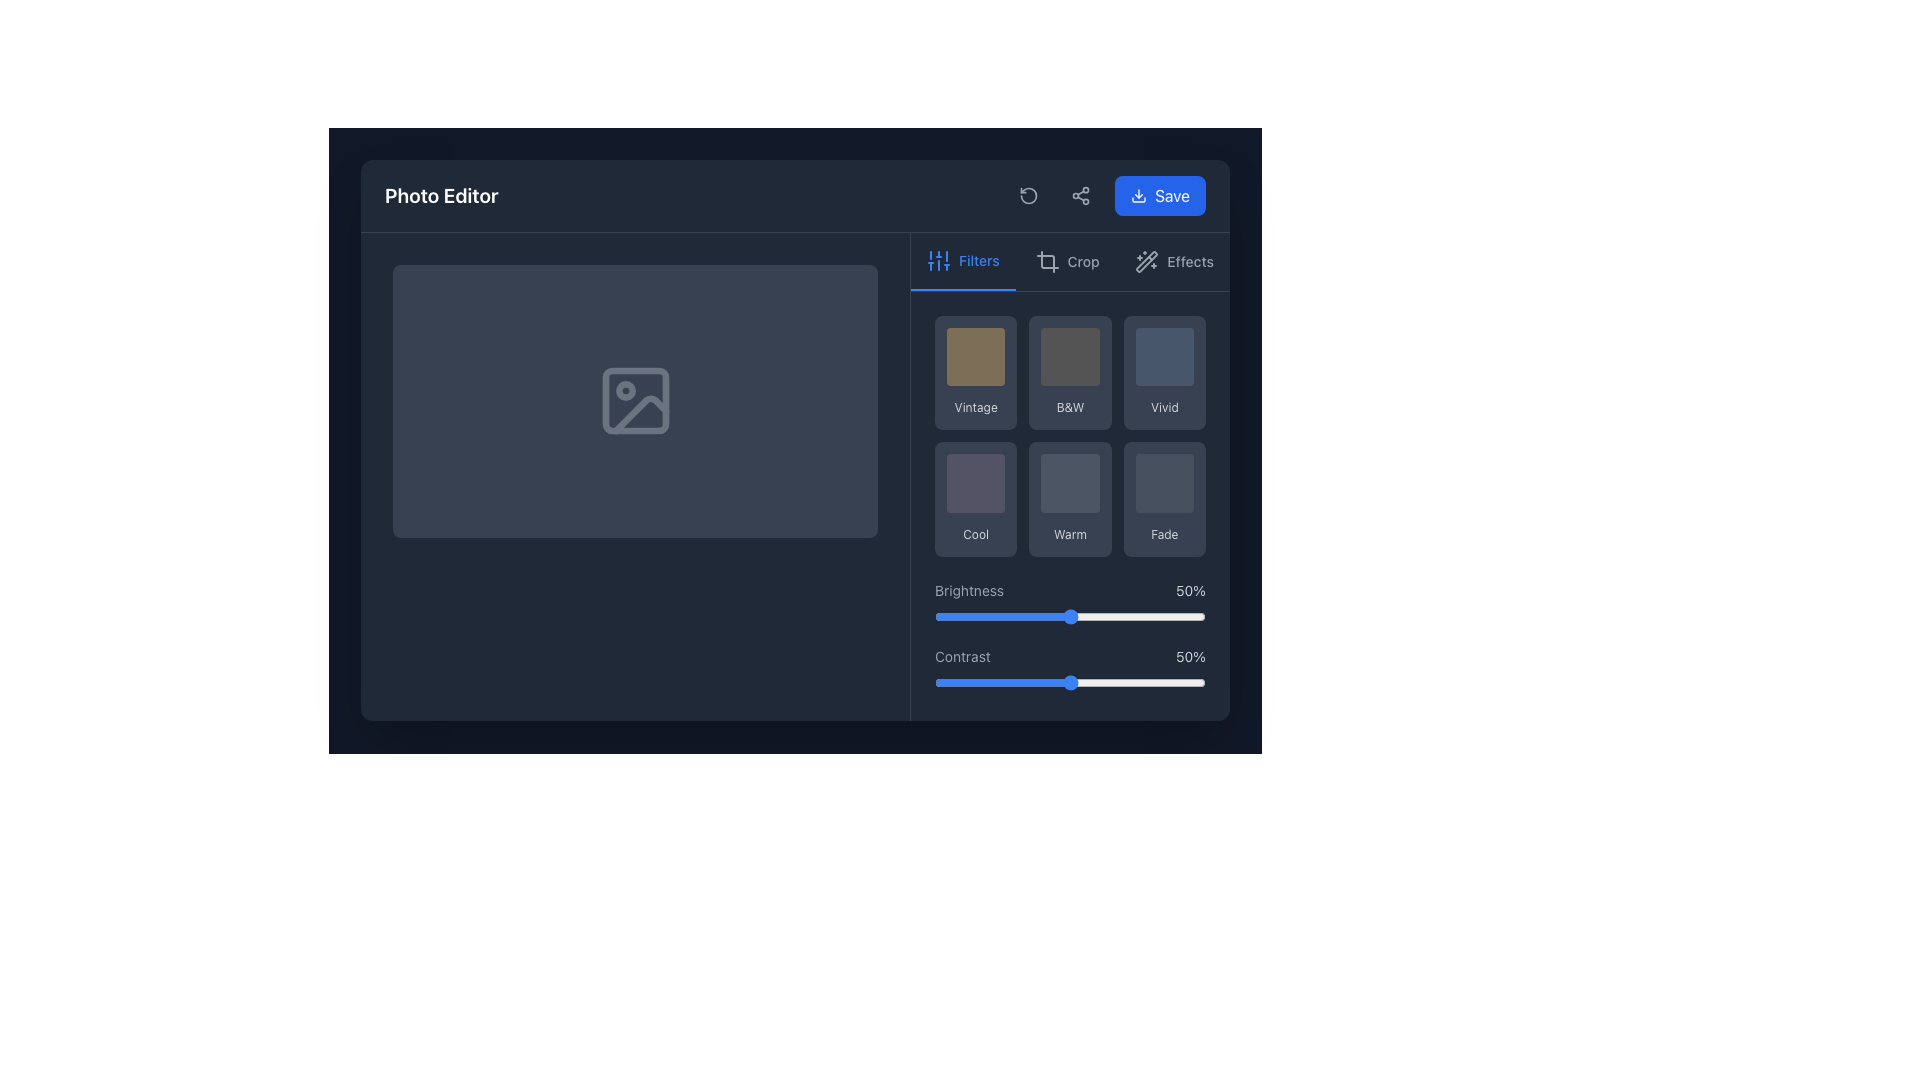 This screenshot has width=1920, height=1080. What do you see at coordinates (624, 391) in the screenshot?
I see `the circular graphical marker within the SVG image that indicates a feature, located at the specified coordinates` at bounding box center [624, 391].